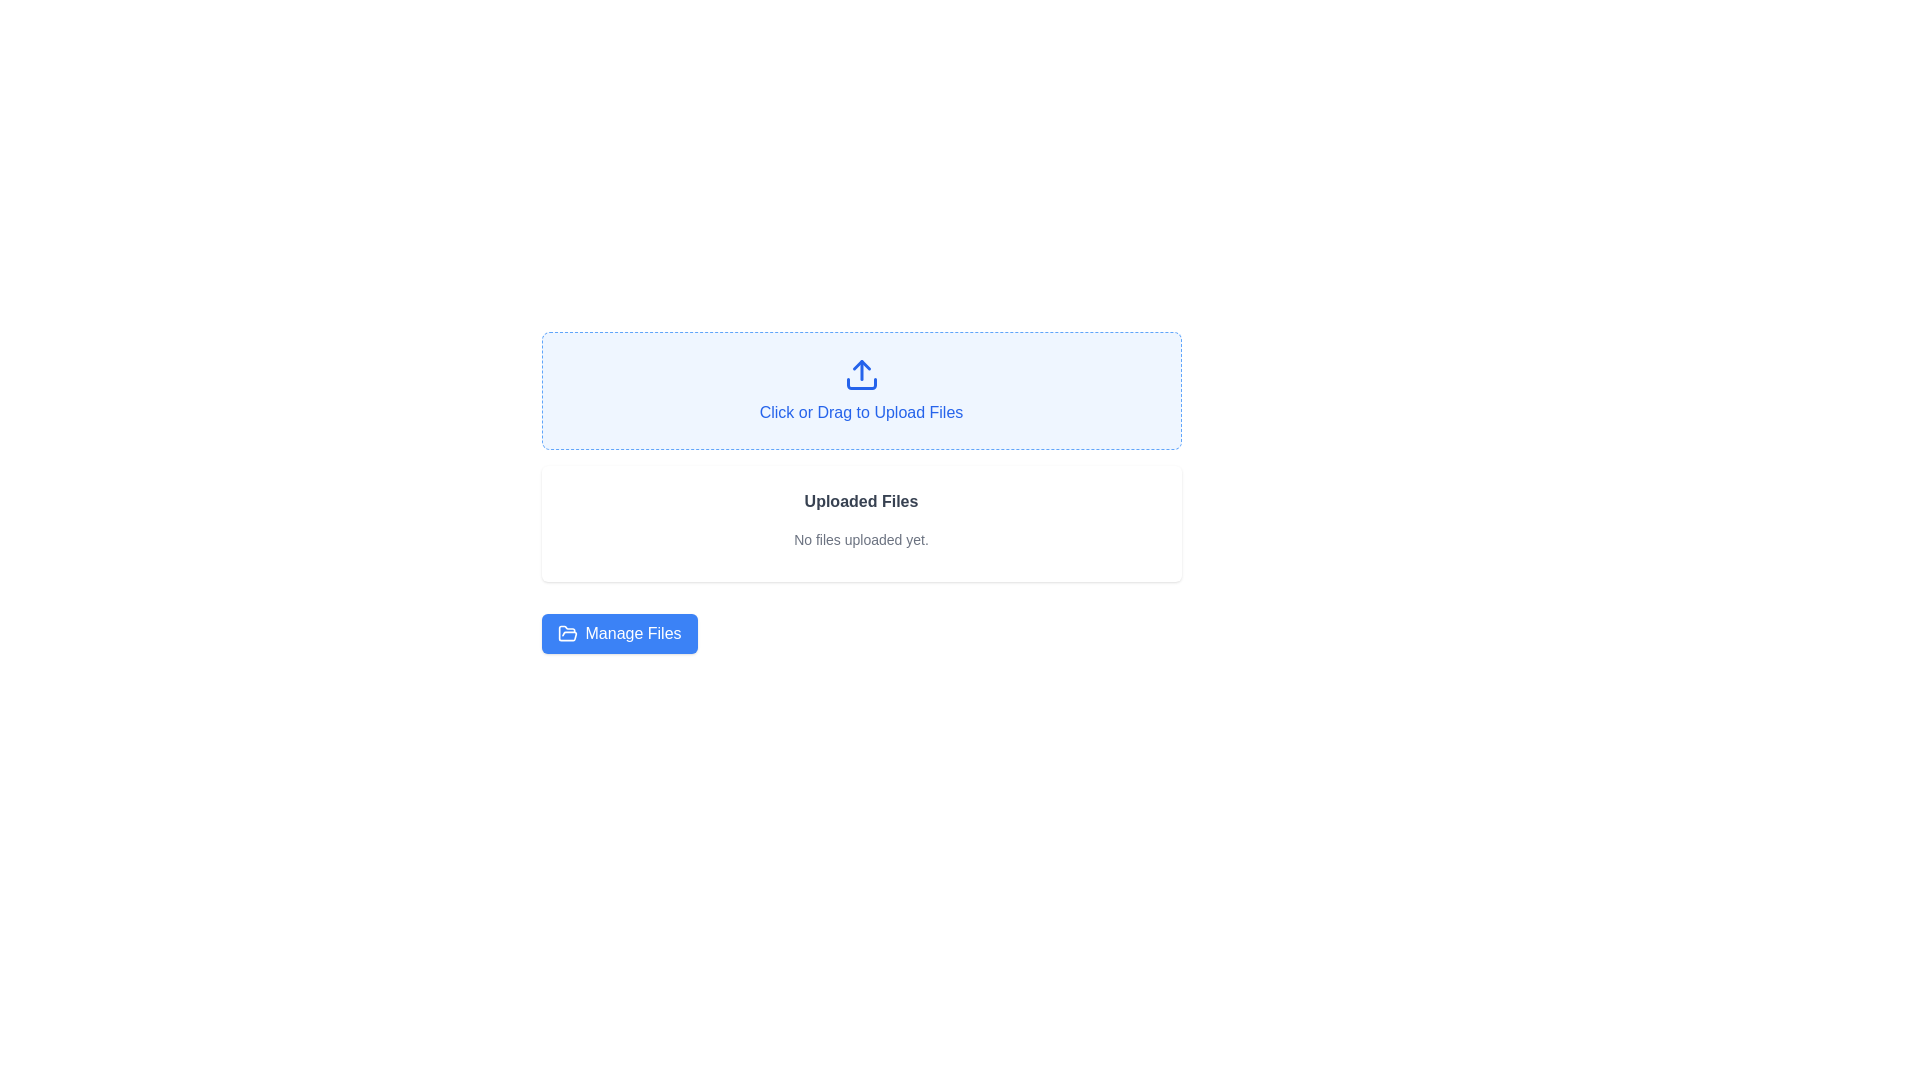 The image size is (1920, 1080). I want to click on the folder icon located above the 'Manage Files' button in the bottom section of the interface, so click(566, 633).